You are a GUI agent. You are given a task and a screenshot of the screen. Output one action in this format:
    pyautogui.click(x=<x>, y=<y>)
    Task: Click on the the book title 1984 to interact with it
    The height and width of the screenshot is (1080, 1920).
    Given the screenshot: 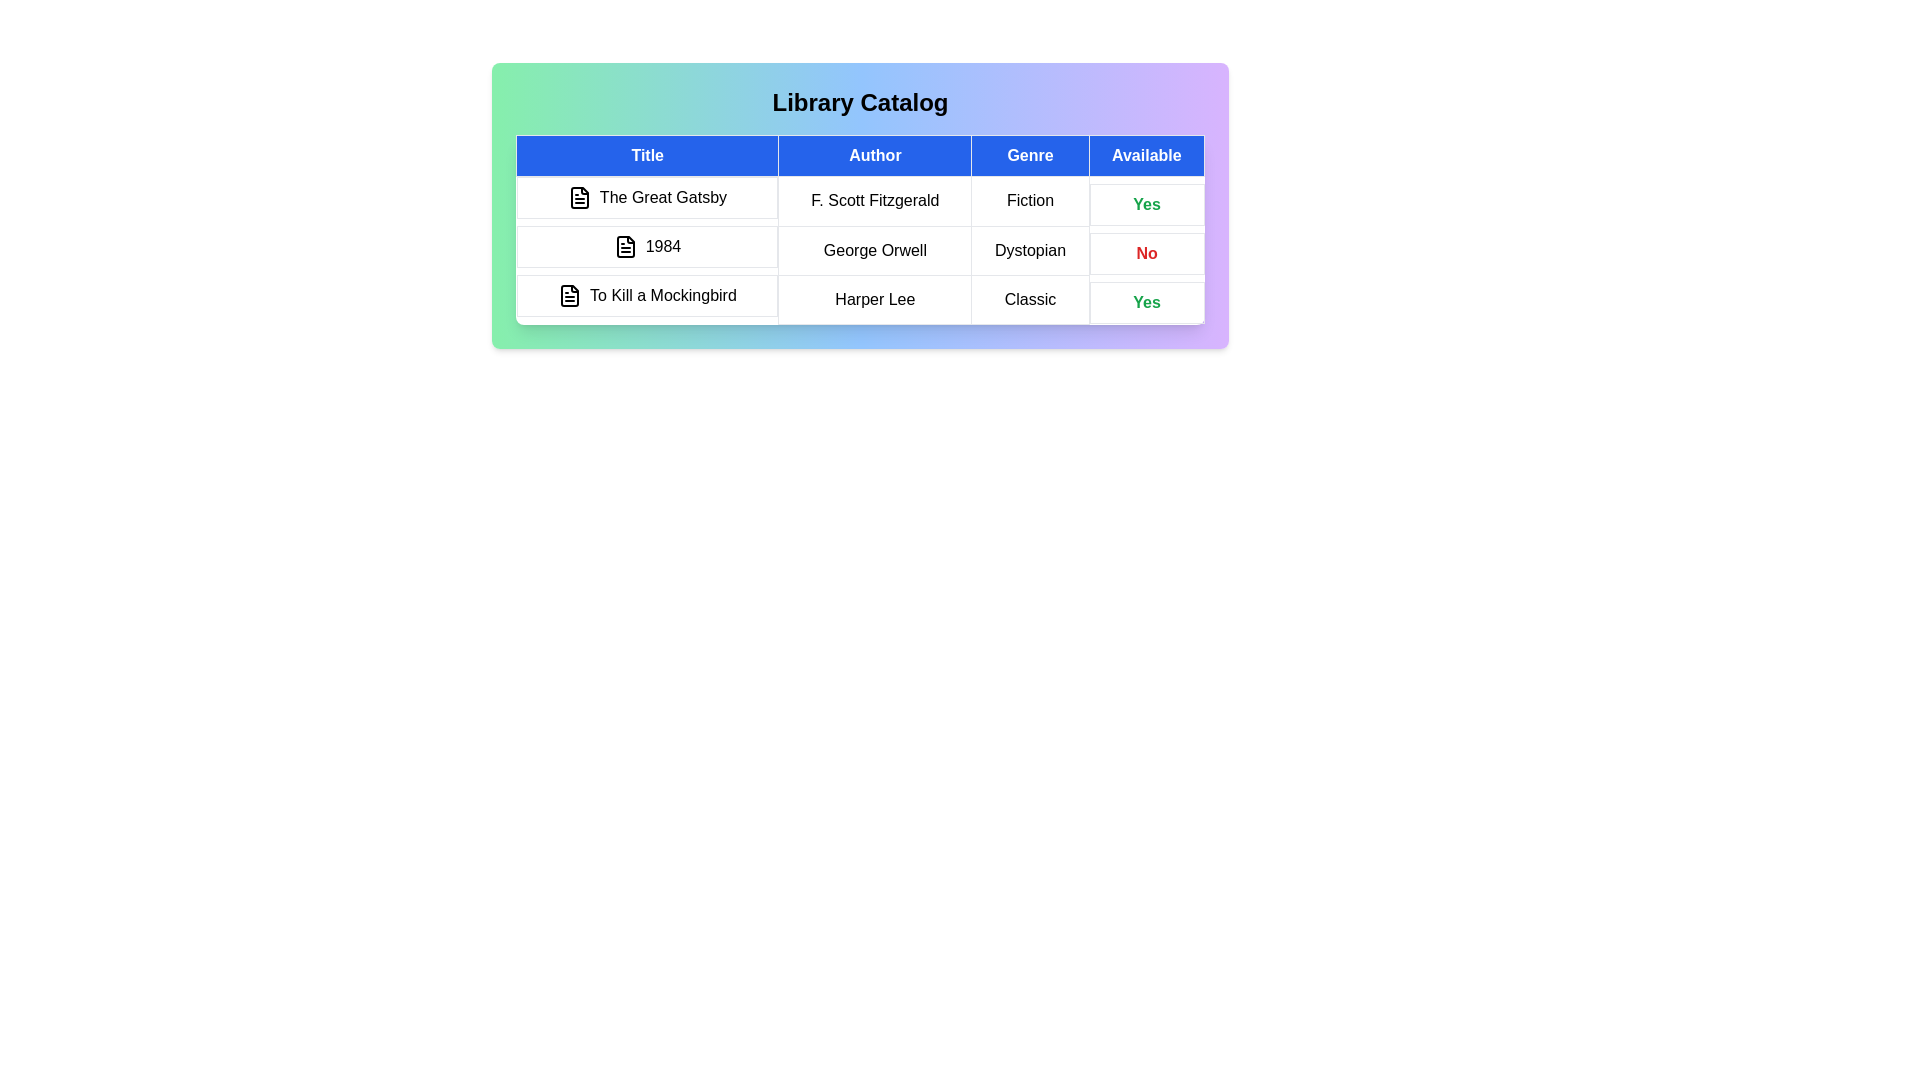 What is the action you would take?
    pyautogui.click(x=647, y=245)
    